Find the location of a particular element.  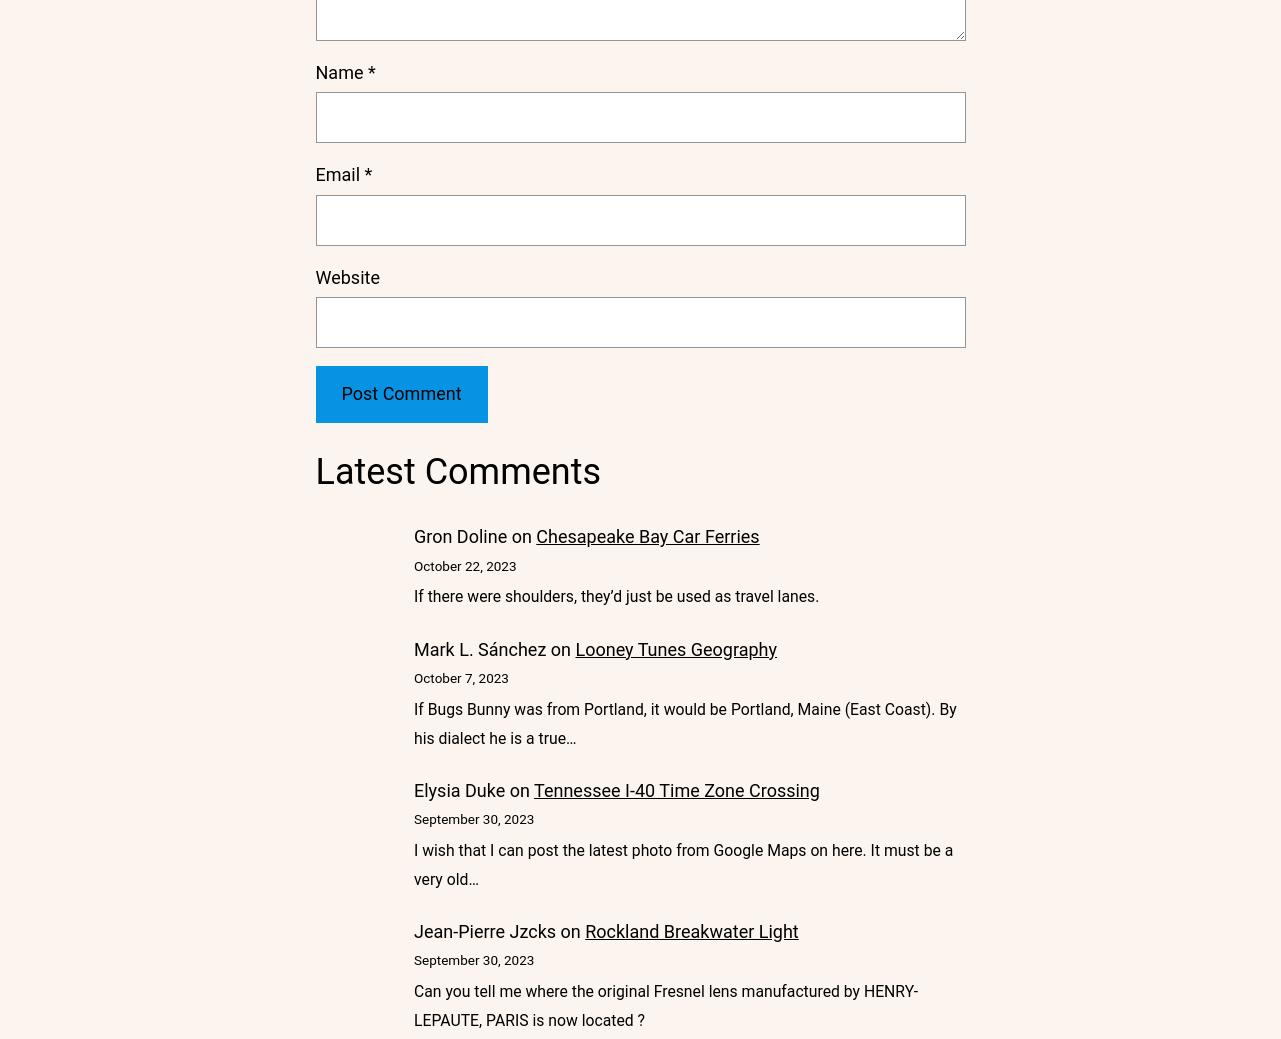

'Looney Tunes Geography' is located at coordinates (674, 648).